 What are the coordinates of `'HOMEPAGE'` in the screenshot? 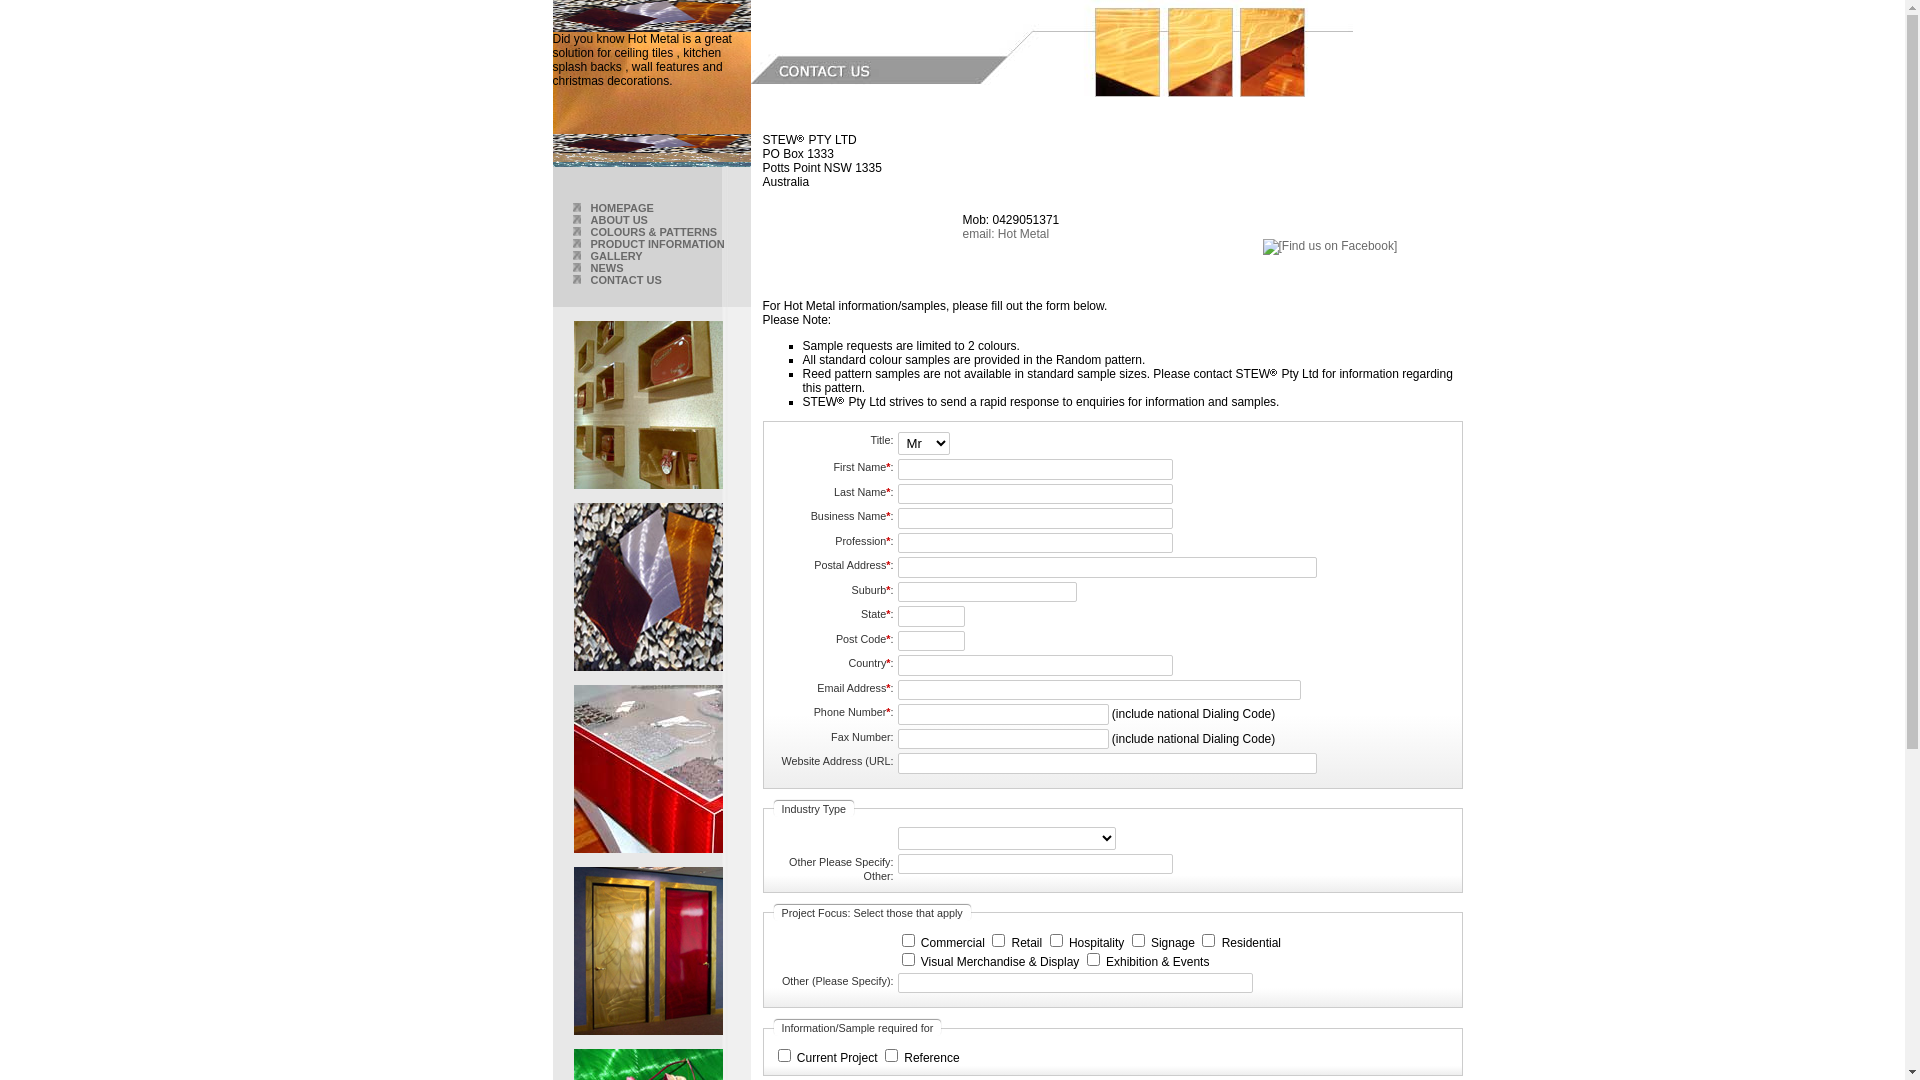 It's located at (620, 208).